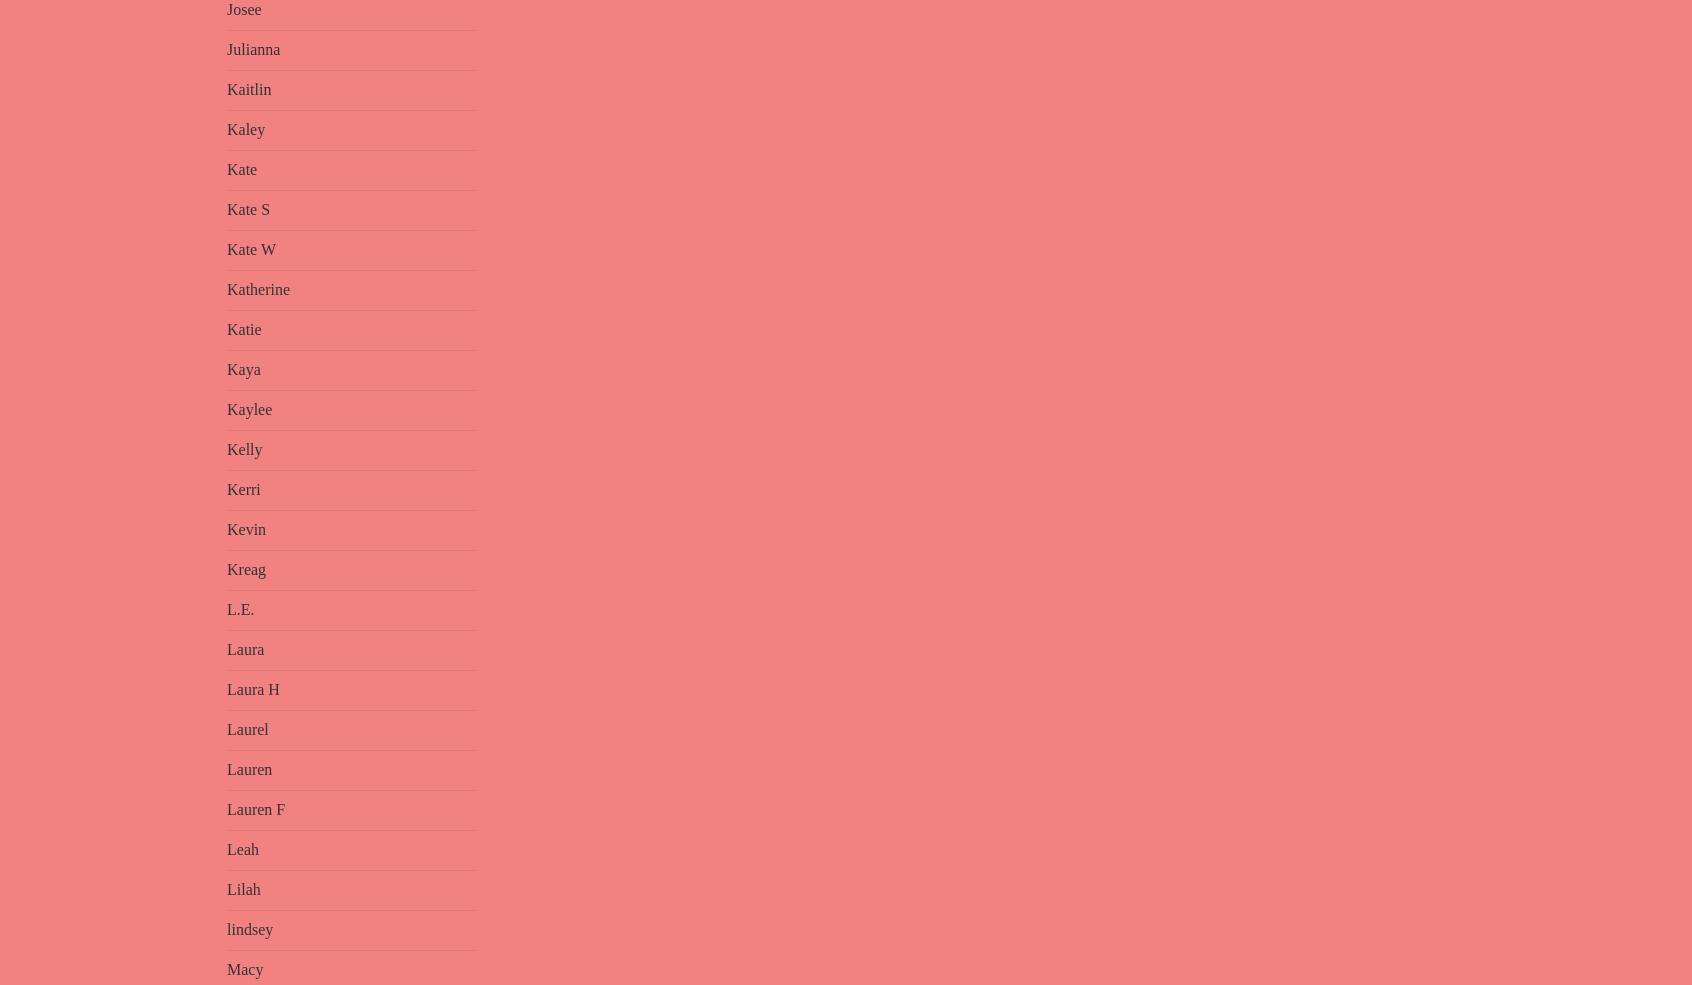 Image resolution: width=1692 pixels, height=985 pixels. What do you see at coordinates (243, 488) in the screenshot?
I see `'Kerri'` at bounding box center [243, 488].